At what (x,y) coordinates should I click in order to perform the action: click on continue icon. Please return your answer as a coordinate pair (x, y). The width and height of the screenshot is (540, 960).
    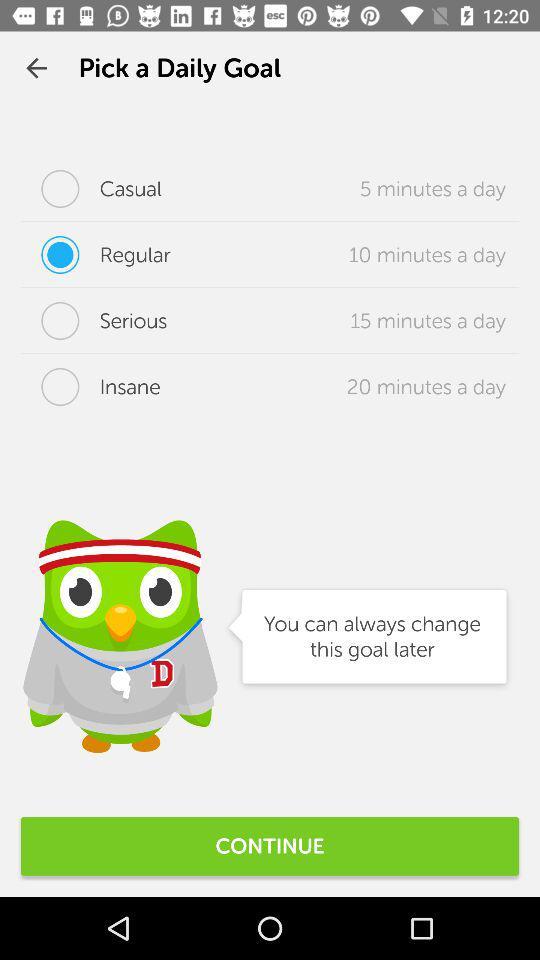
    Looking at the image, I should click on (270, 845).